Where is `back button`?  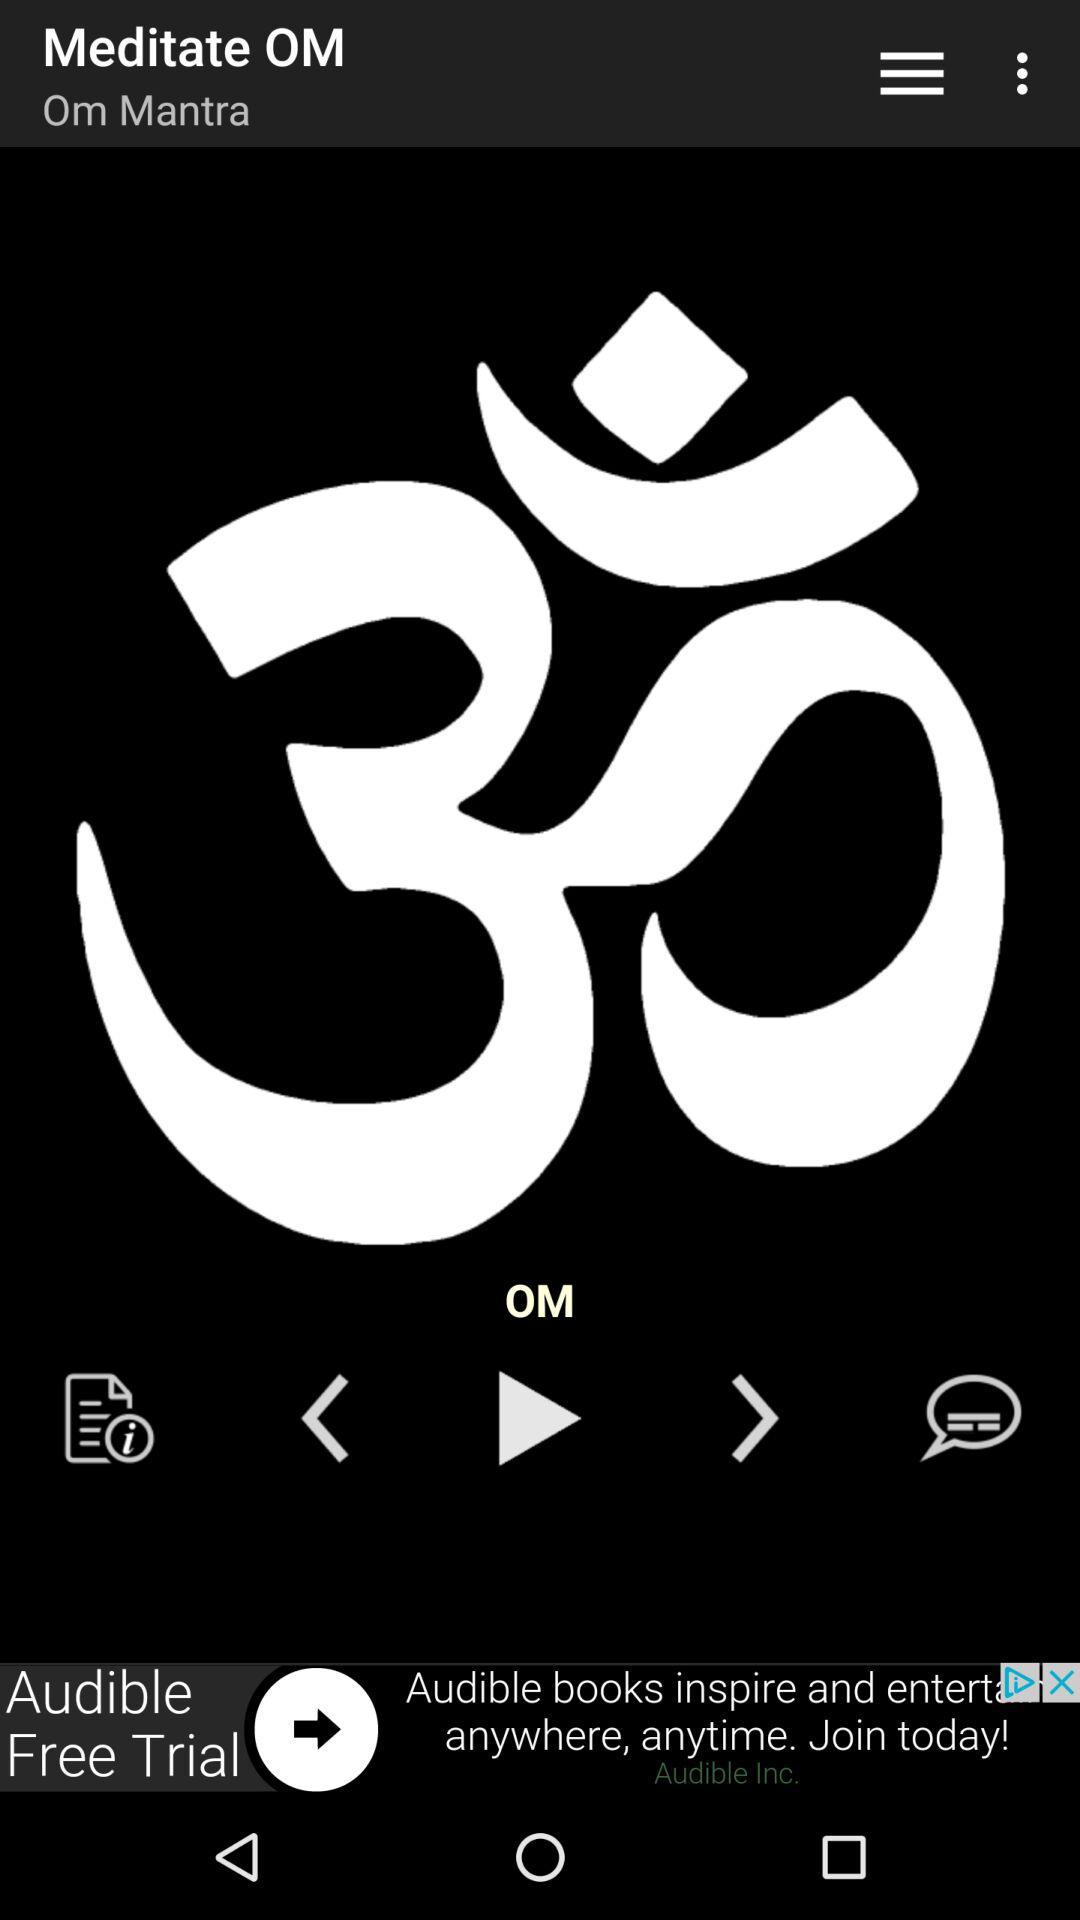
back button is located at coordinates (755, 1417).